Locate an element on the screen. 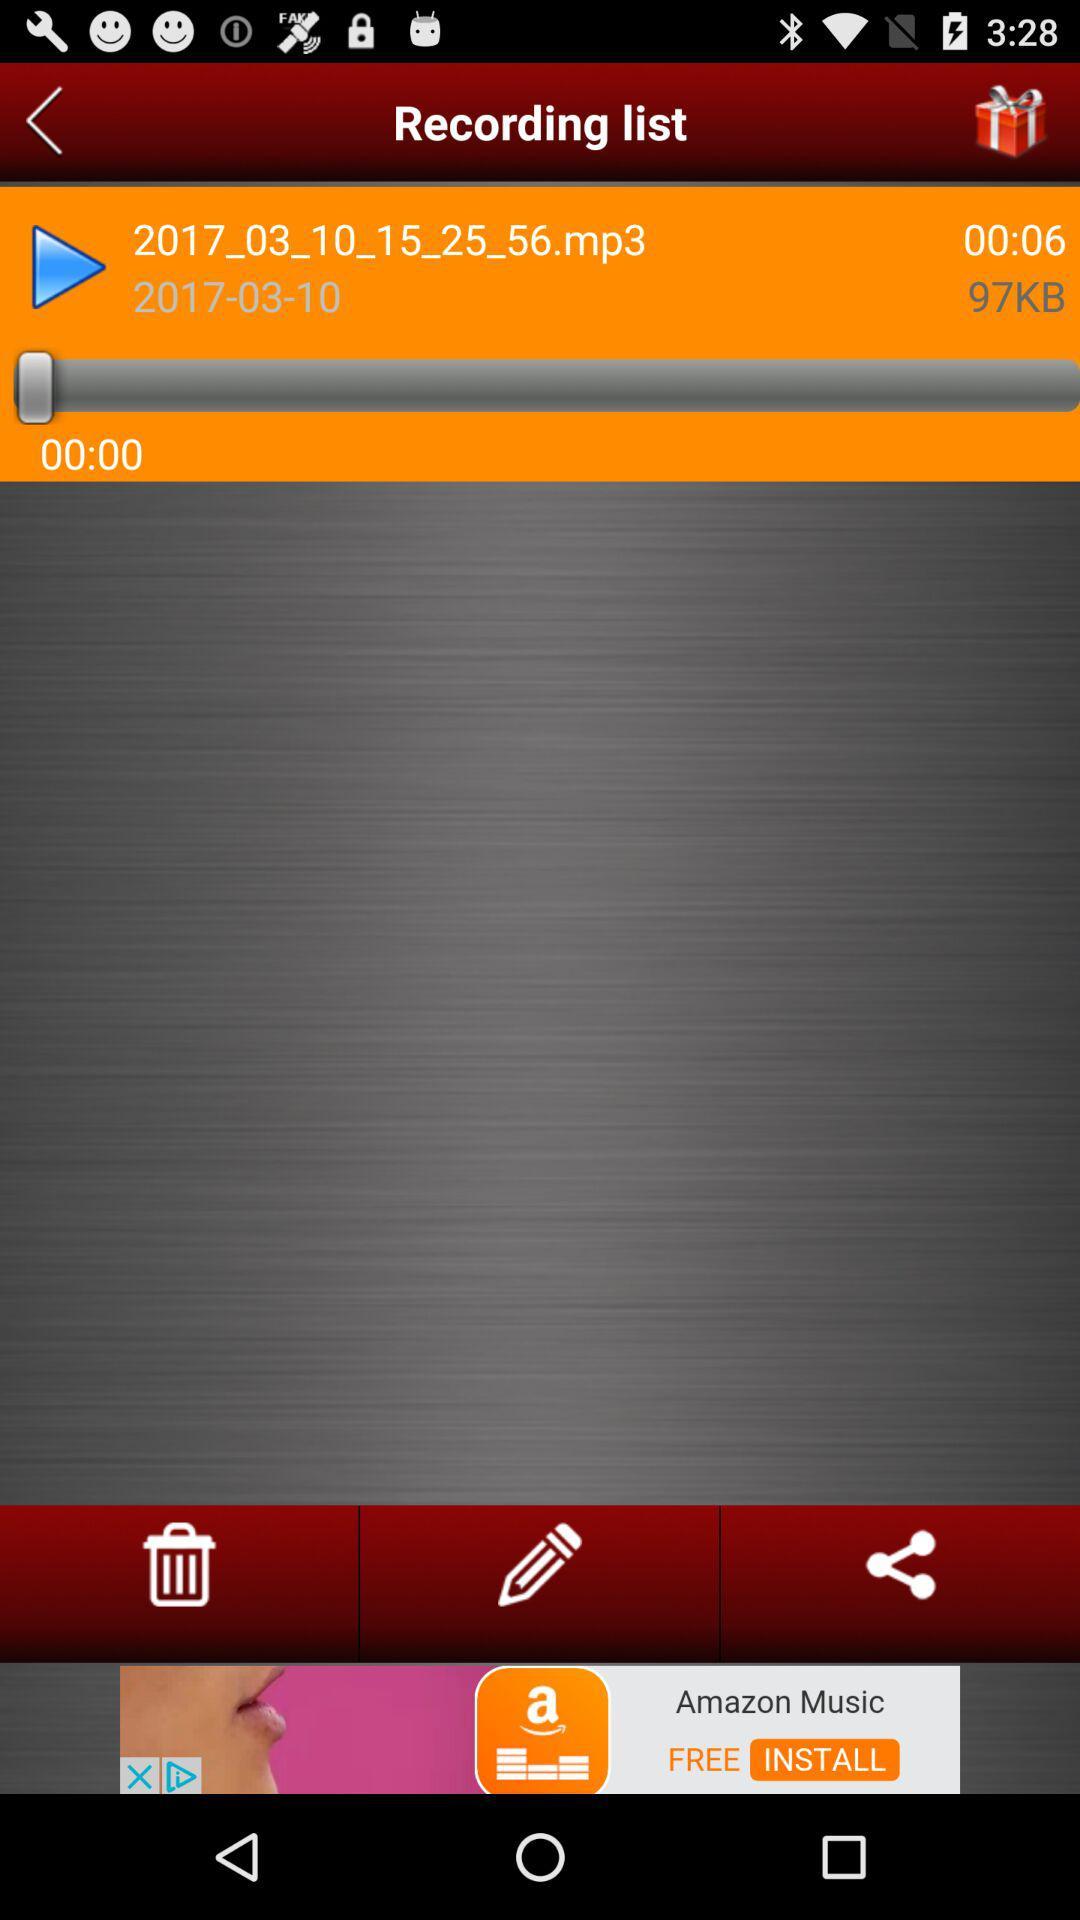 The height and width of the screenshot is (1920, 1080). share is located at coordinates (900, 1563).